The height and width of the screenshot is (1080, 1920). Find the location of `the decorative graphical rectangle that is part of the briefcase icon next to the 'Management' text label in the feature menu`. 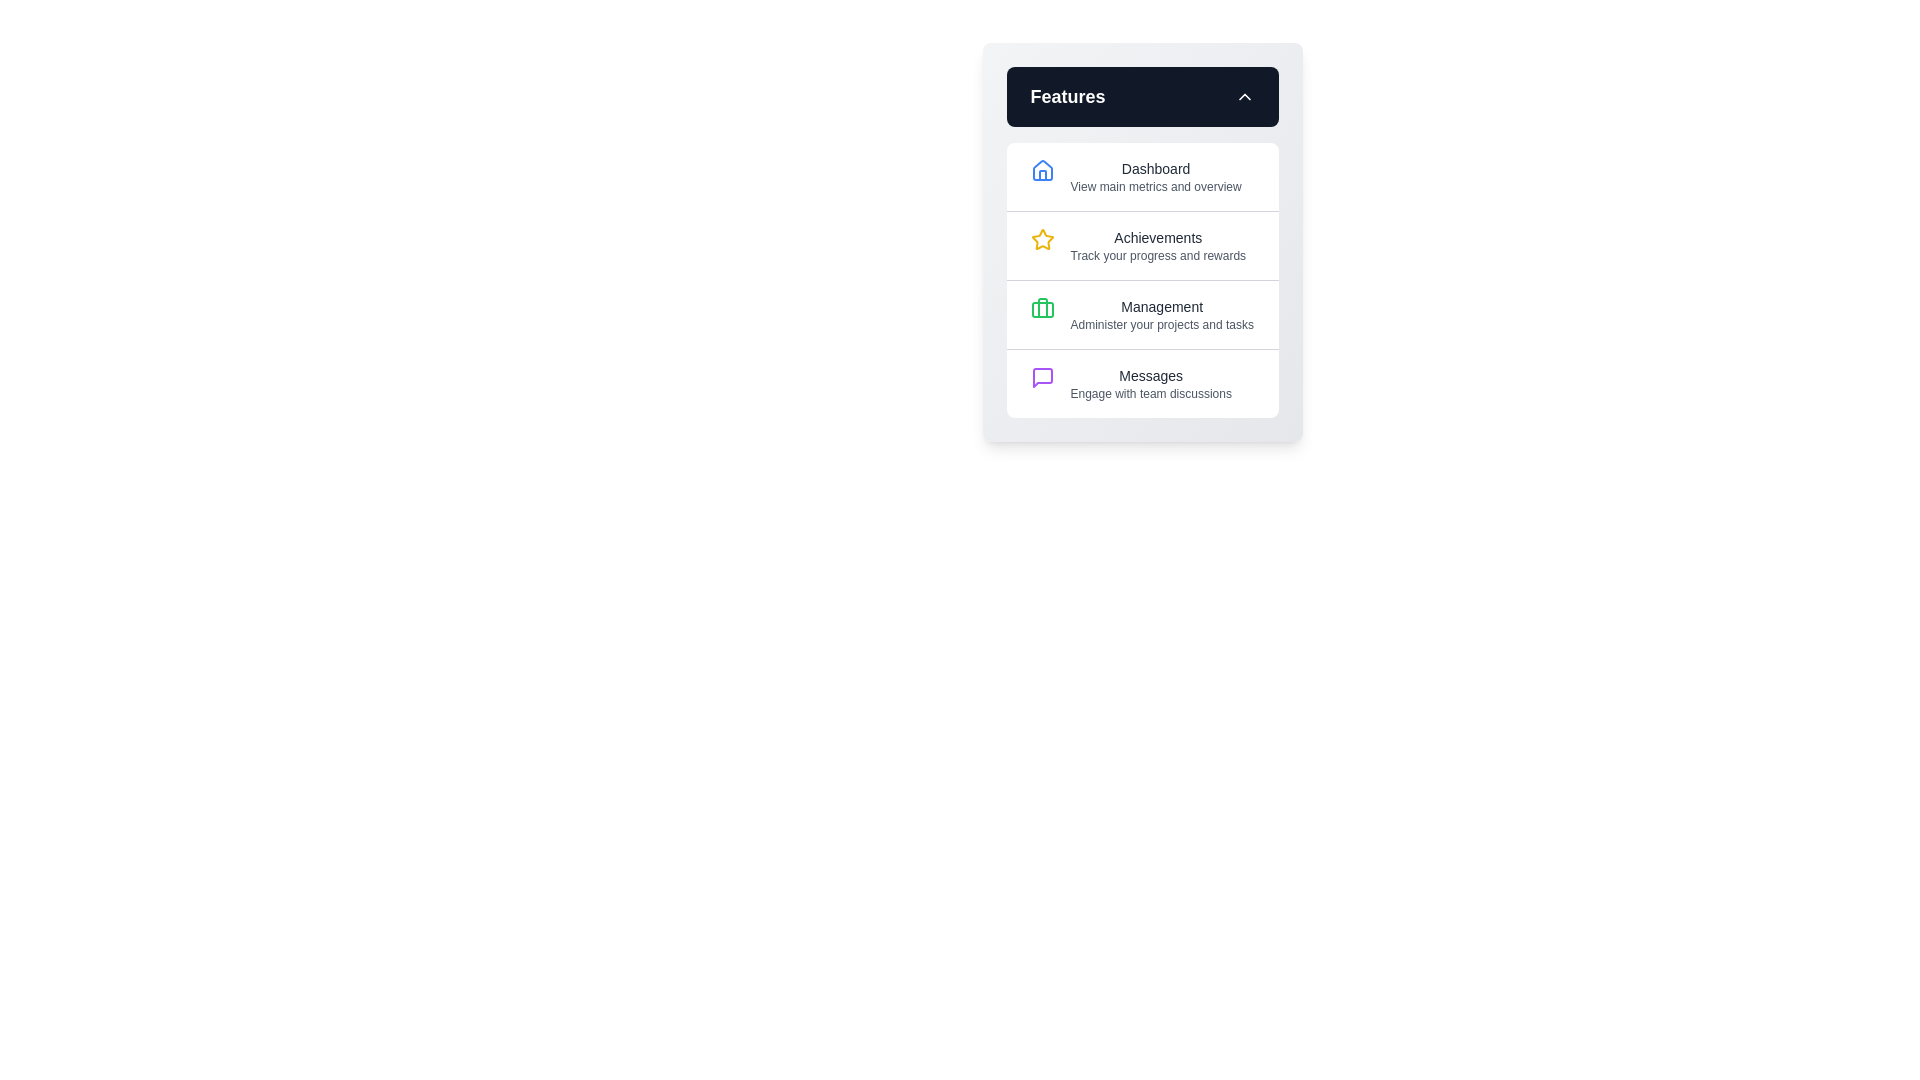

the decorative graphical rectangle that is part of the briefcase icon next to the 'Management' text label in the feature menu is located at coordinates (1041, 309).